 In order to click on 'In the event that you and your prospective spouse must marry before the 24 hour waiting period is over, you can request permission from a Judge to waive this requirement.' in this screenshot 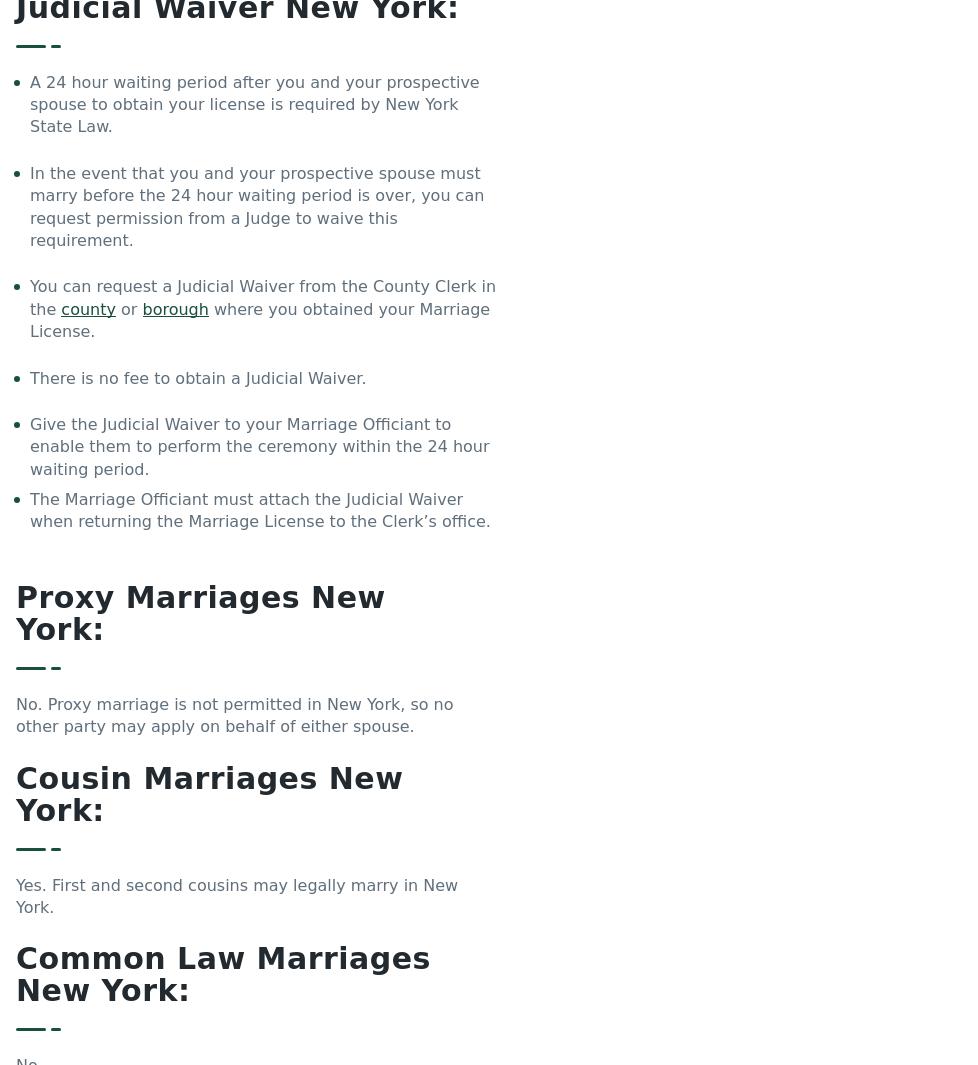, I will do `click(30, 204)`.